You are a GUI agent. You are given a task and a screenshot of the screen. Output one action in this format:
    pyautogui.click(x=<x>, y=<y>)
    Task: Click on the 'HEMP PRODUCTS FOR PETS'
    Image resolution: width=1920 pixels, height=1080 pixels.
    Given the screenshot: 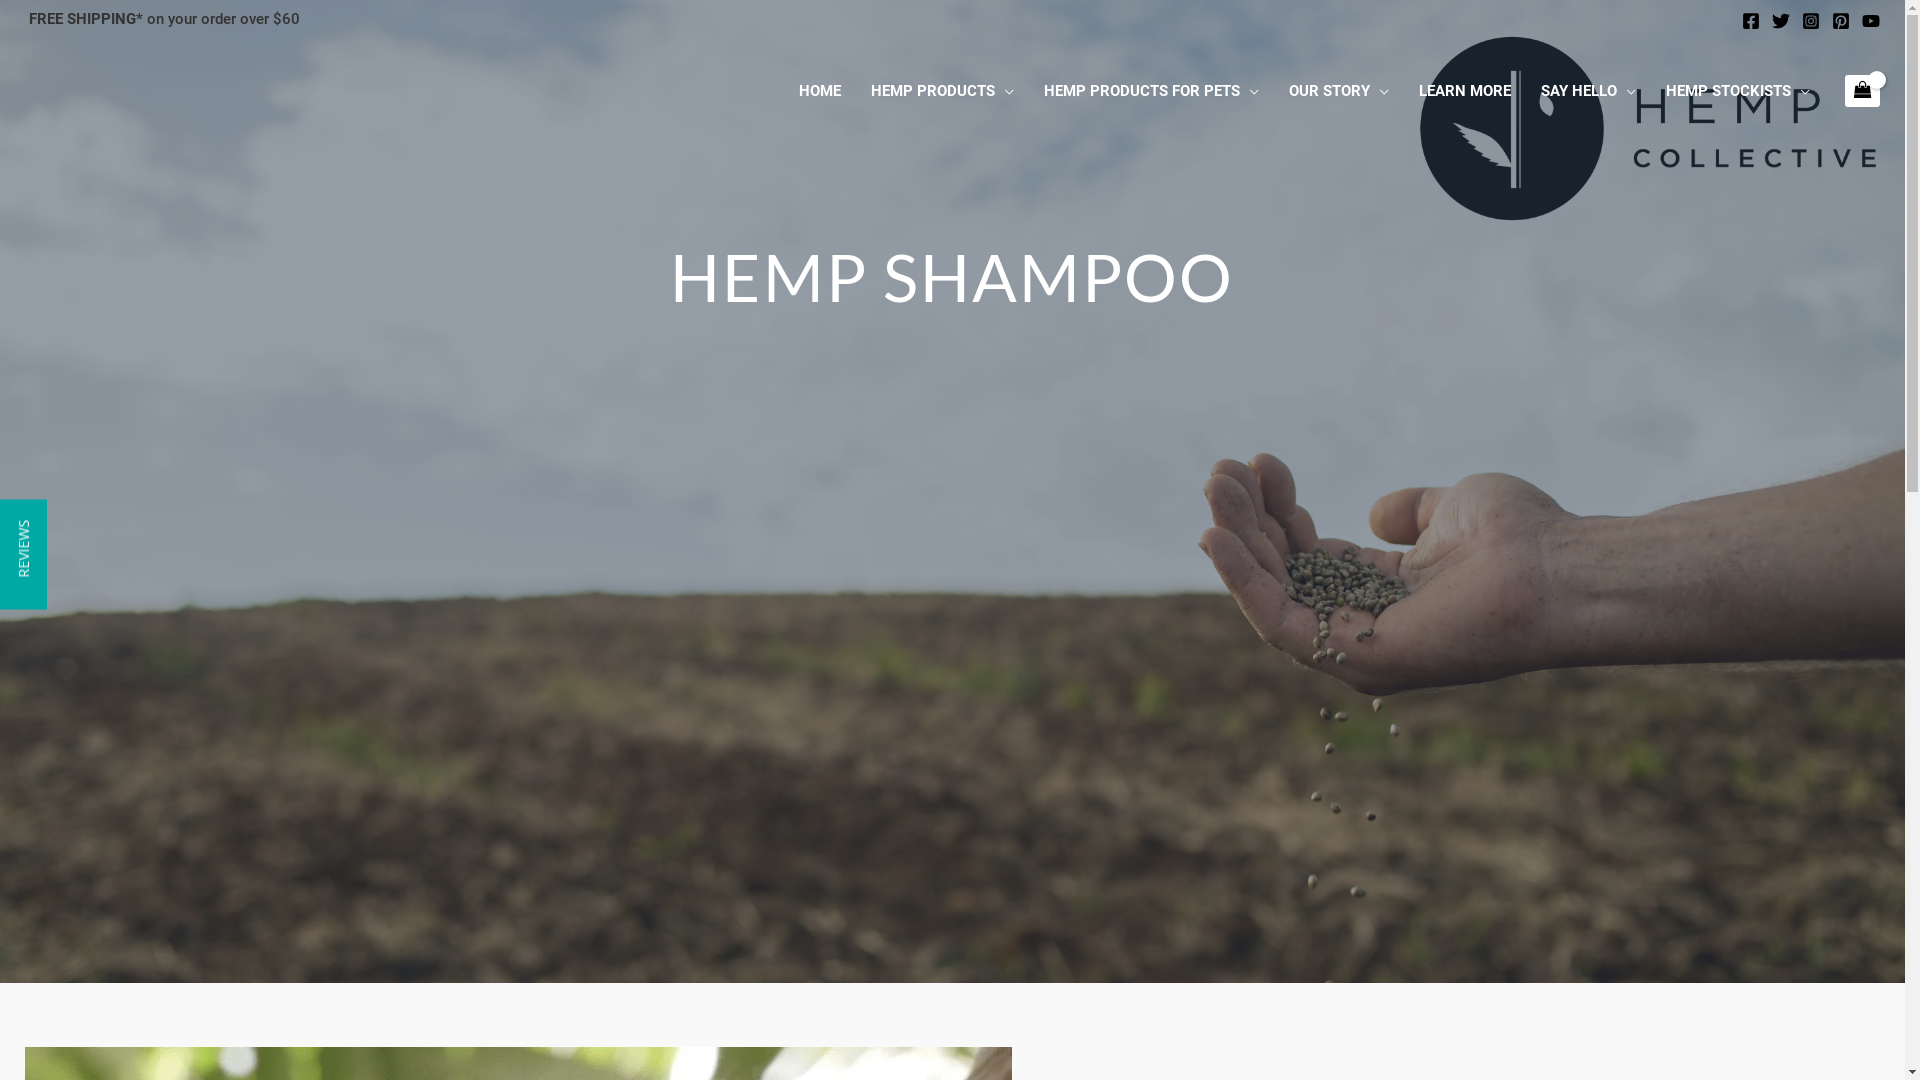 What is the action you would take?
    pyautogui.click(x=1151, y=91)
    